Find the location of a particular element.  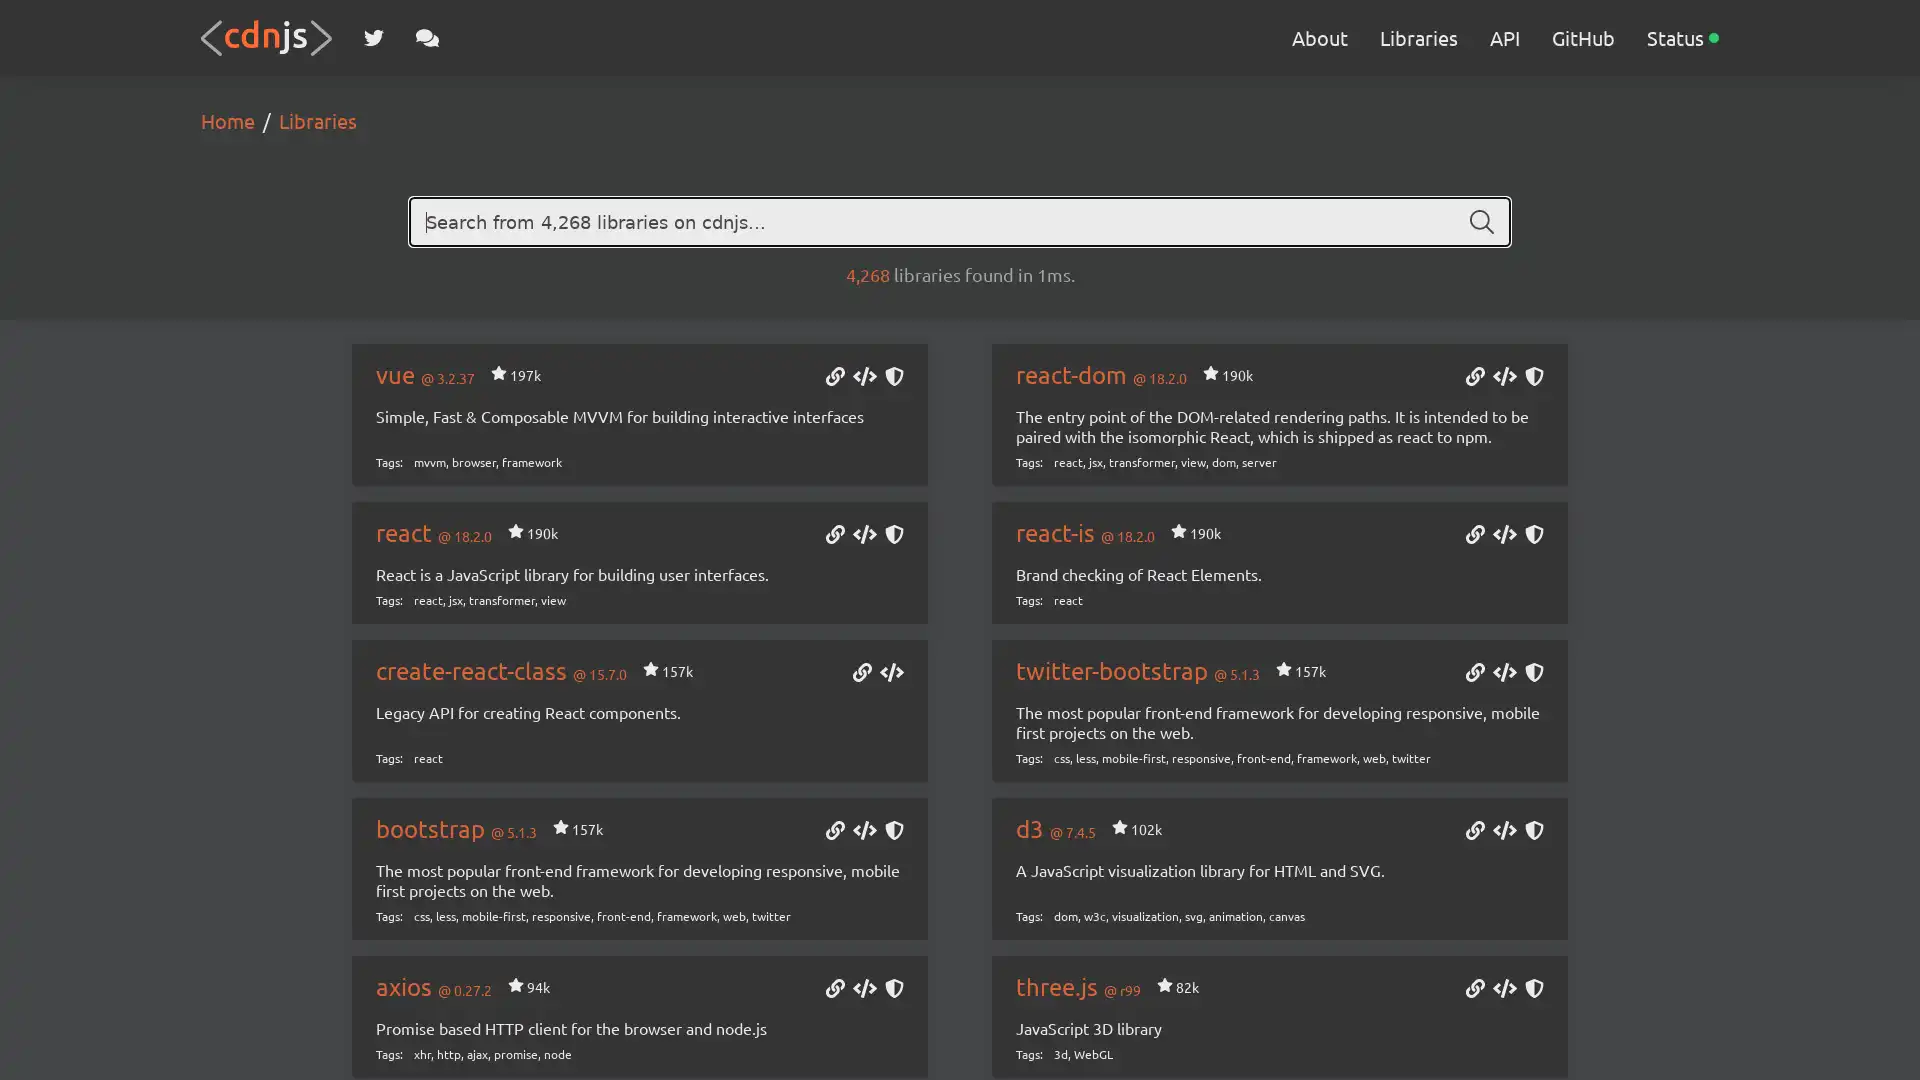

Copy Script Tag is located at coordinates (891, 674).